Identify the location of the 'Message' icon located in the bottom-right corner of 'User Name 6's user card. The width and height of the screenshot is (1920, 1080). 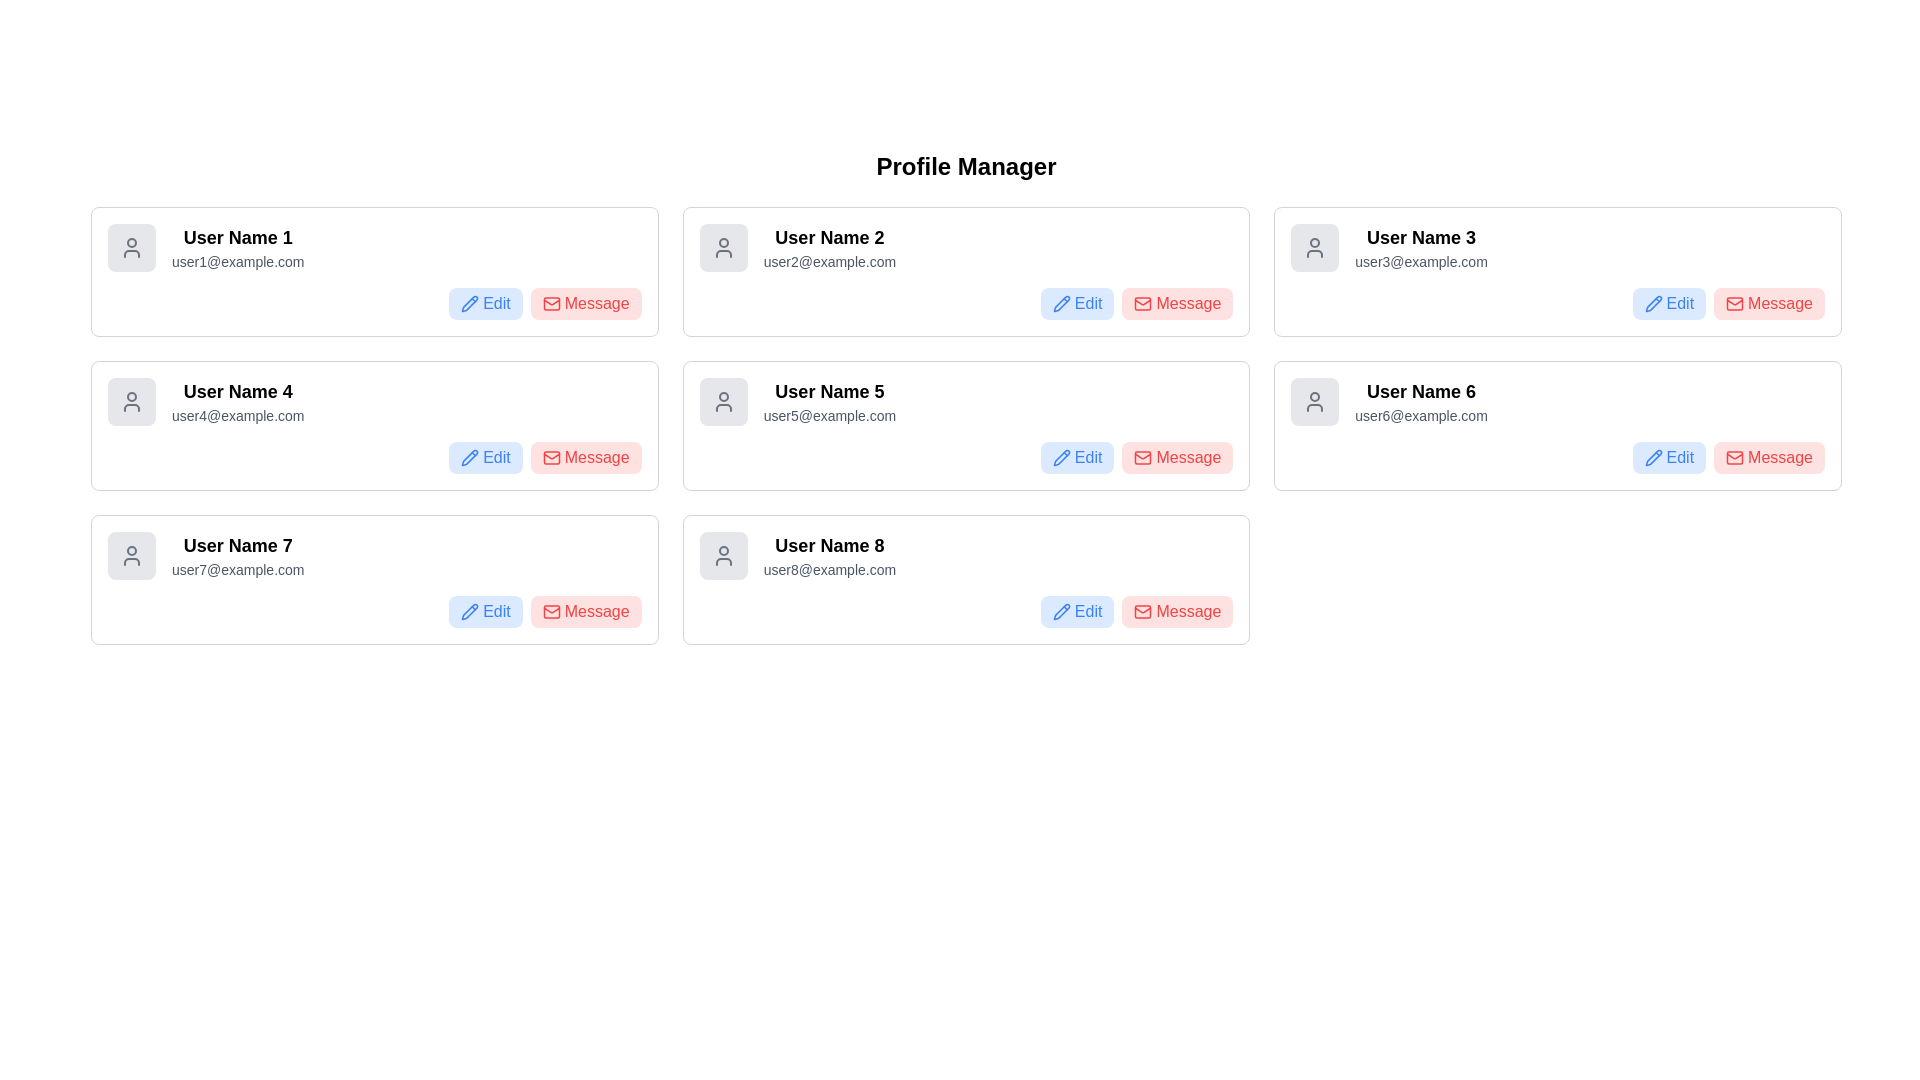
(1734, 458).